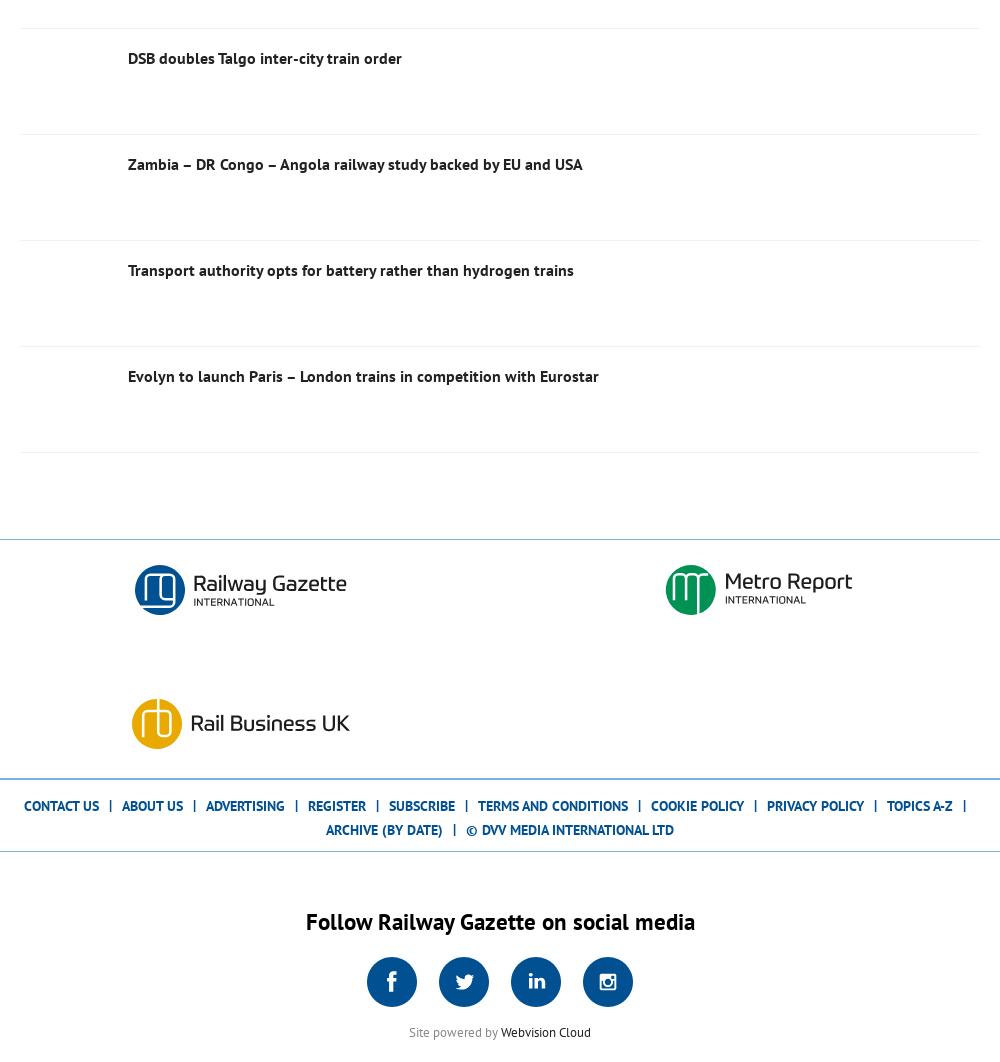 The image size is (1000, 1062). What do you see at coordinates (244, 803) in the screenshot?
I see `'Advertising'` at bounding box center [244, 803].